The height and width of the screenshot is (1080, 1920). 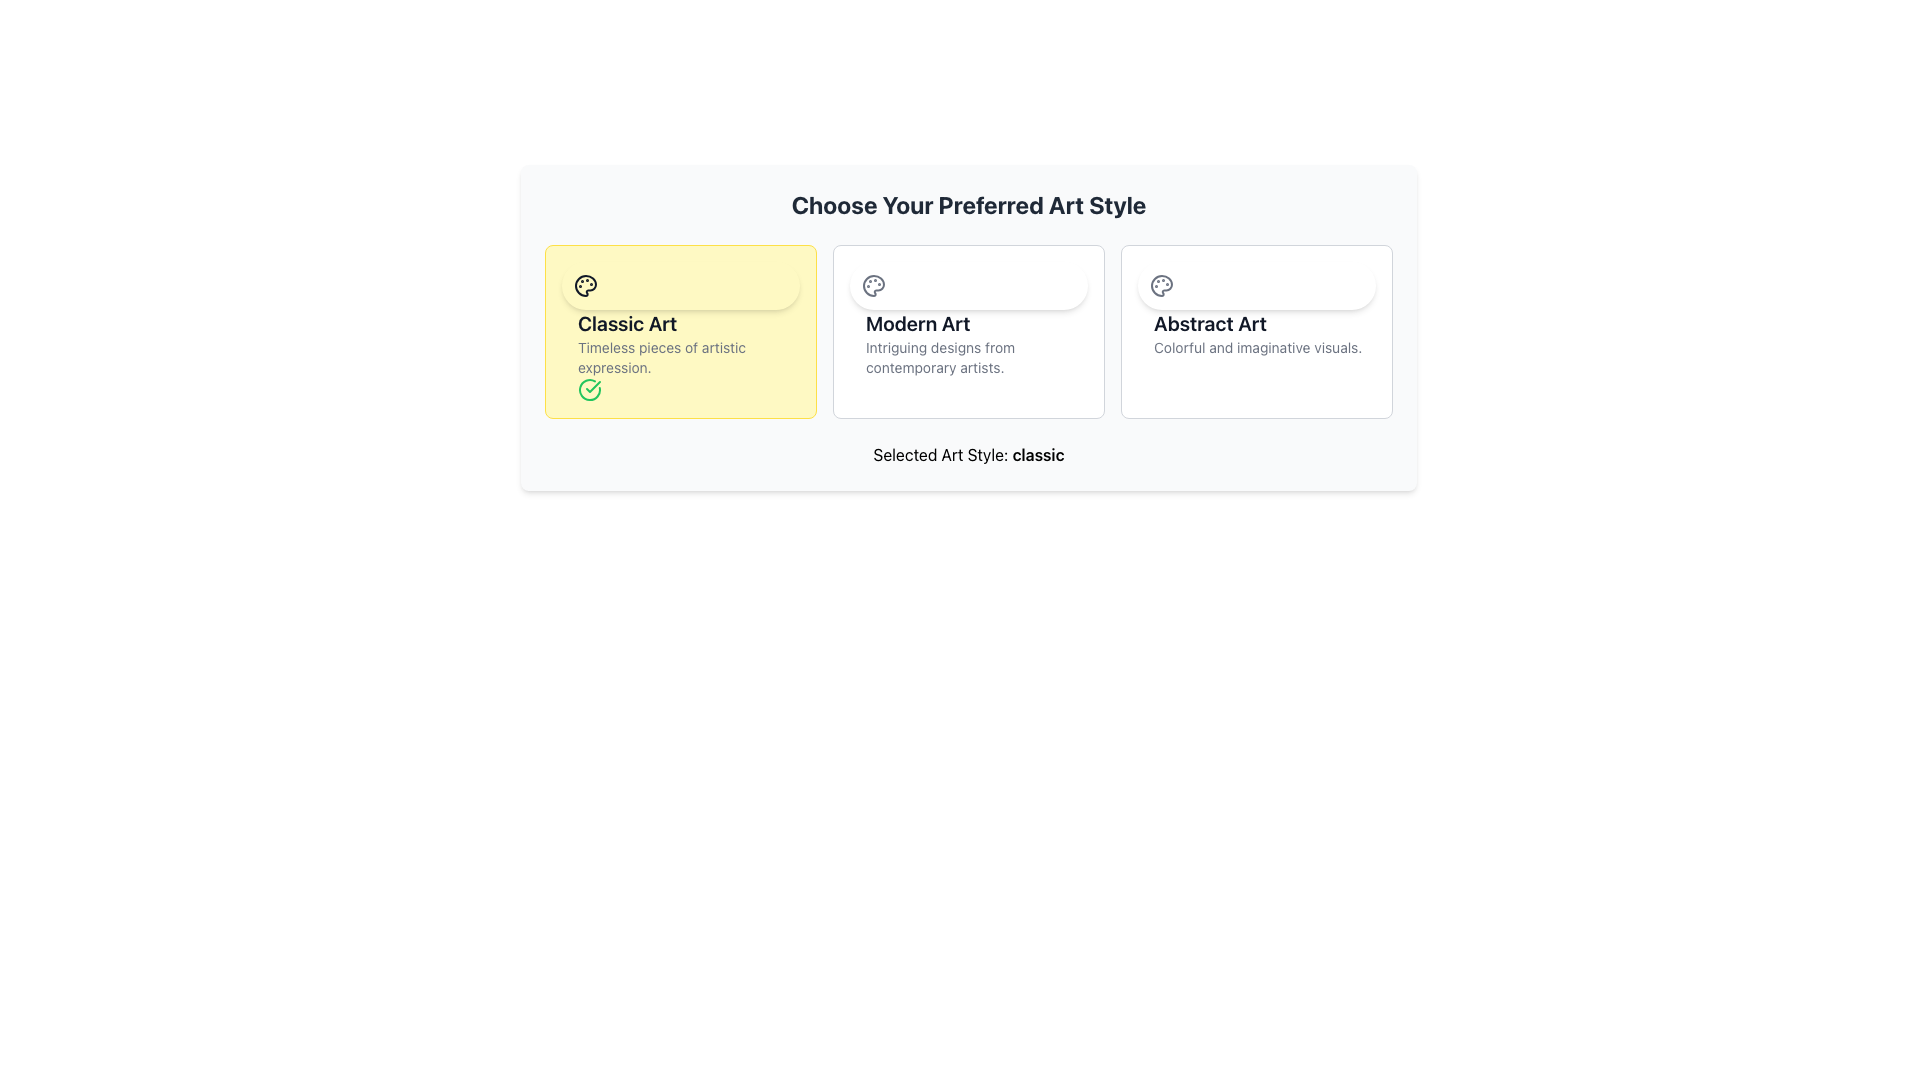 I want to click on the text label displaying 'classic', which is bold and located at the bottom-center of the layout within the phrase 'Selected Art Style: classic', so click(x=1038, y=455).